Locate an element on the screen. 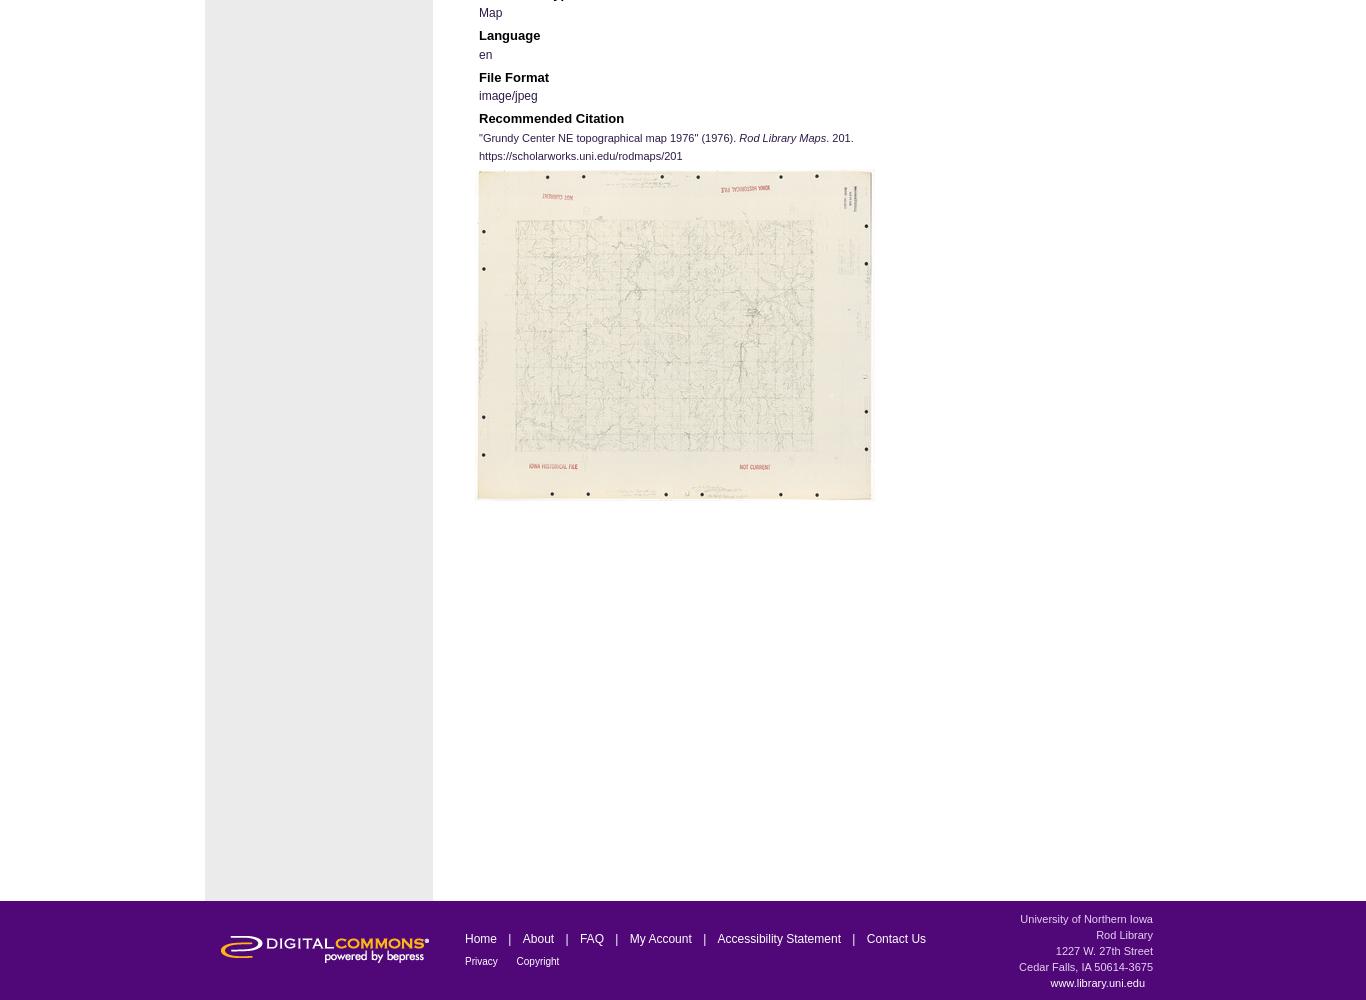 The height and width of the screenshot is (1000, 1366). 'Accessibility Statement' is located at coordinates (780, 938).